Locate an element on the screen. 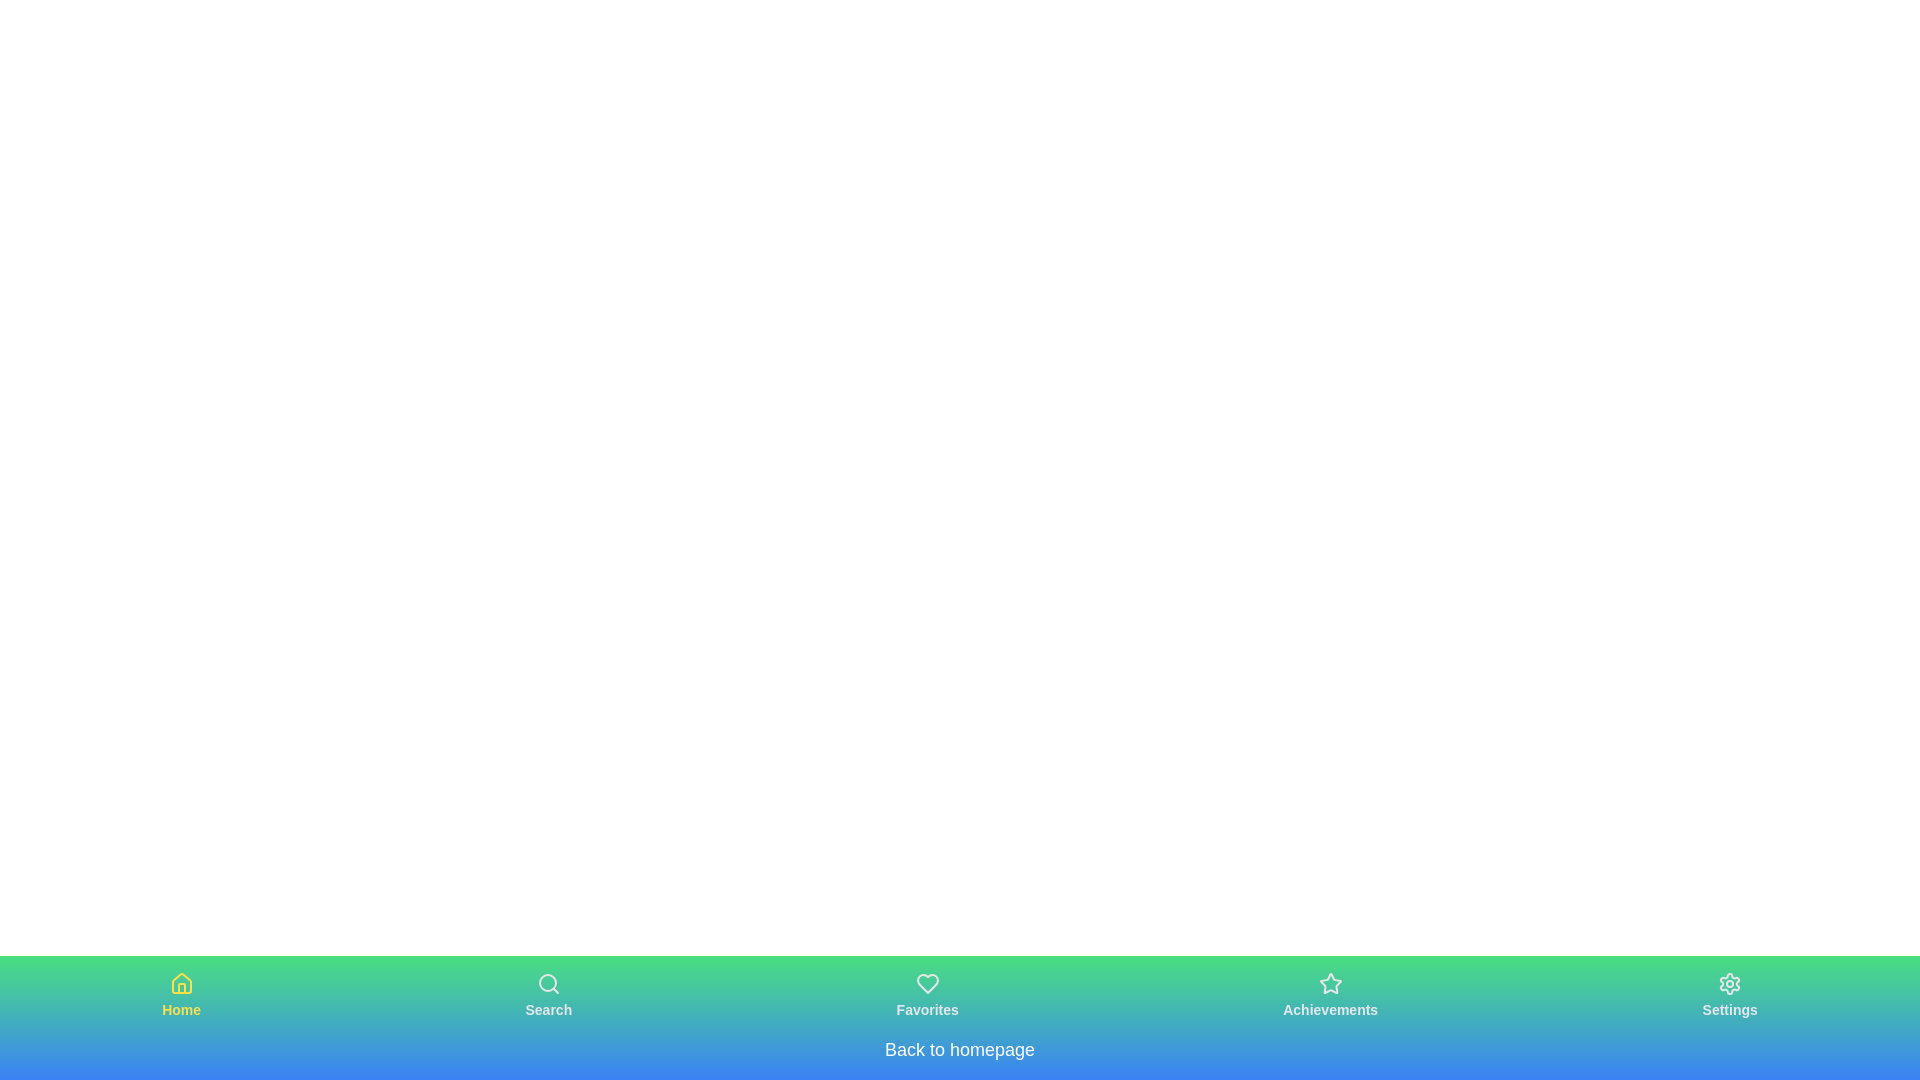 This screenshot has width=1920, height=1080. the Search navigation button is located at coordinates (548, 995).